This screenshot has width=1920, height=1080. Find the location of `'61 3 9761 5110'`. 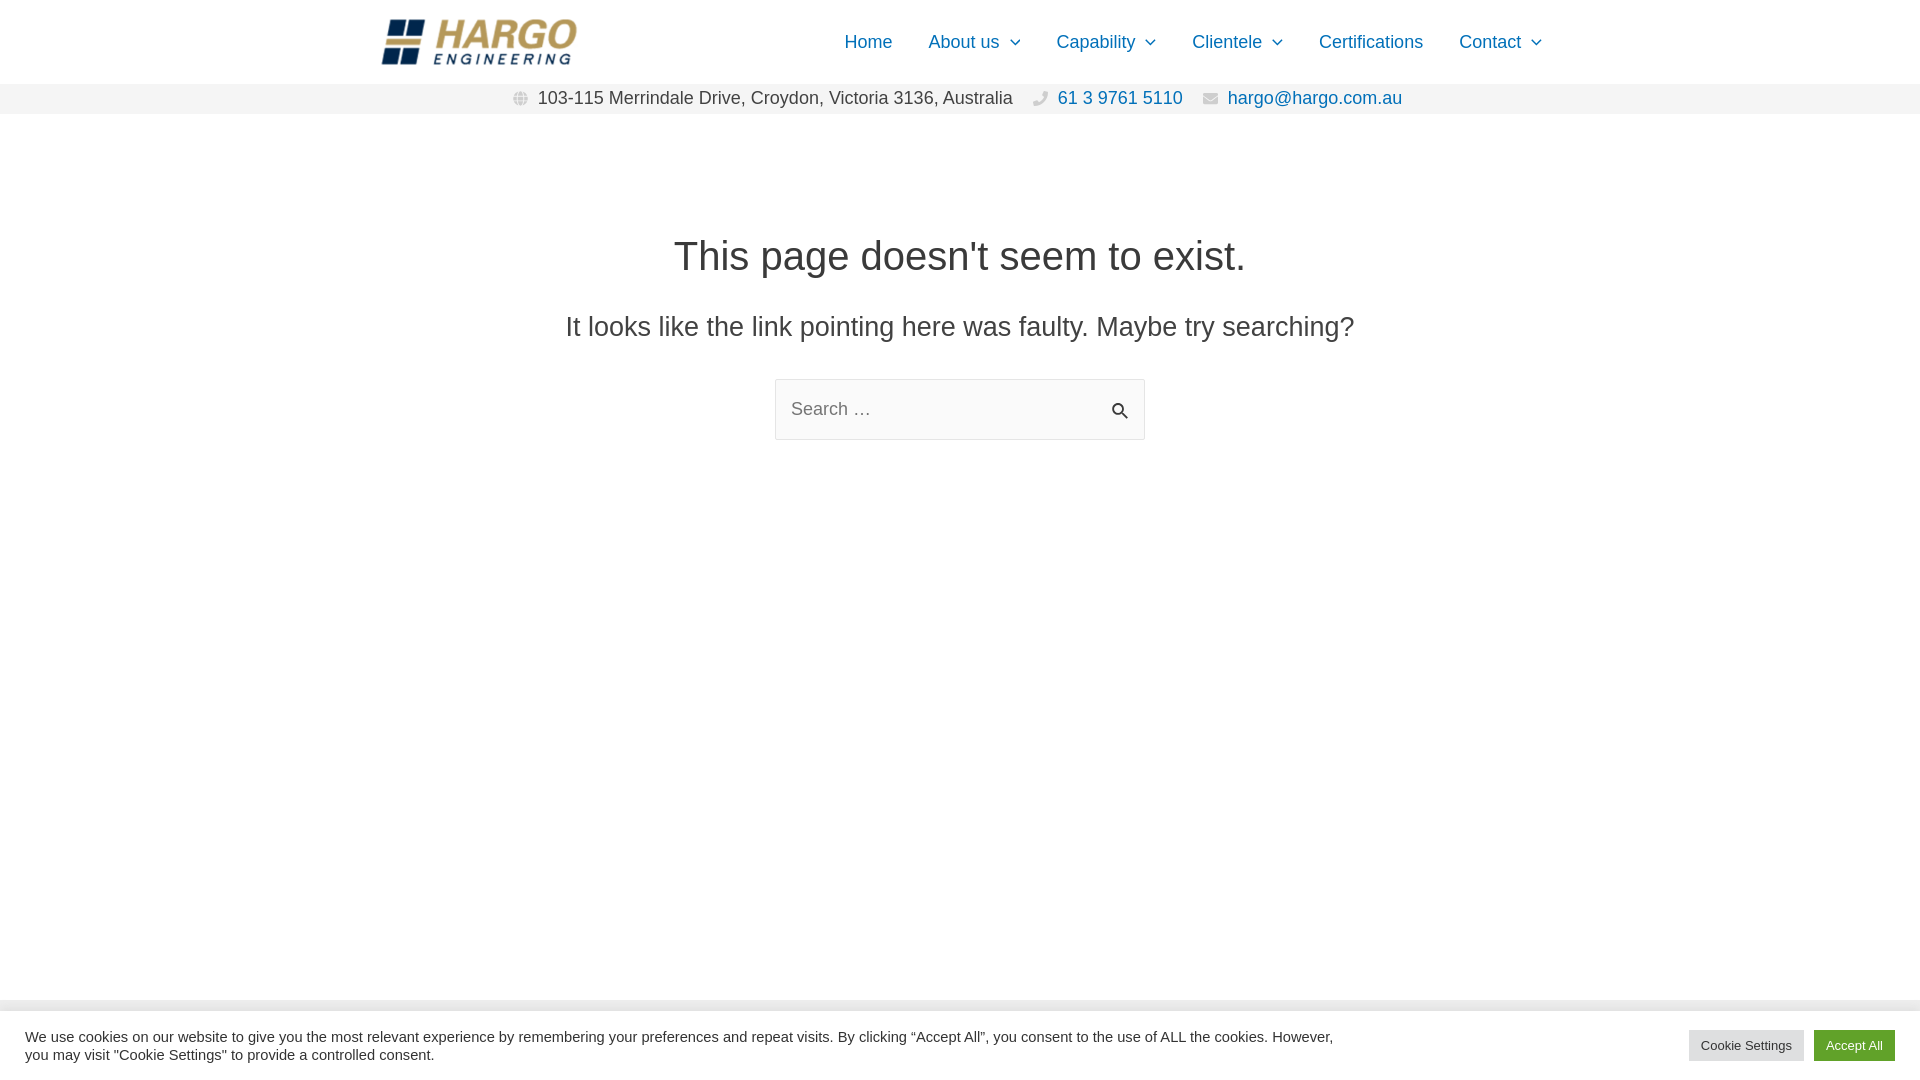

'61 3 9761 5110' is located at coordinates (1120, 97).